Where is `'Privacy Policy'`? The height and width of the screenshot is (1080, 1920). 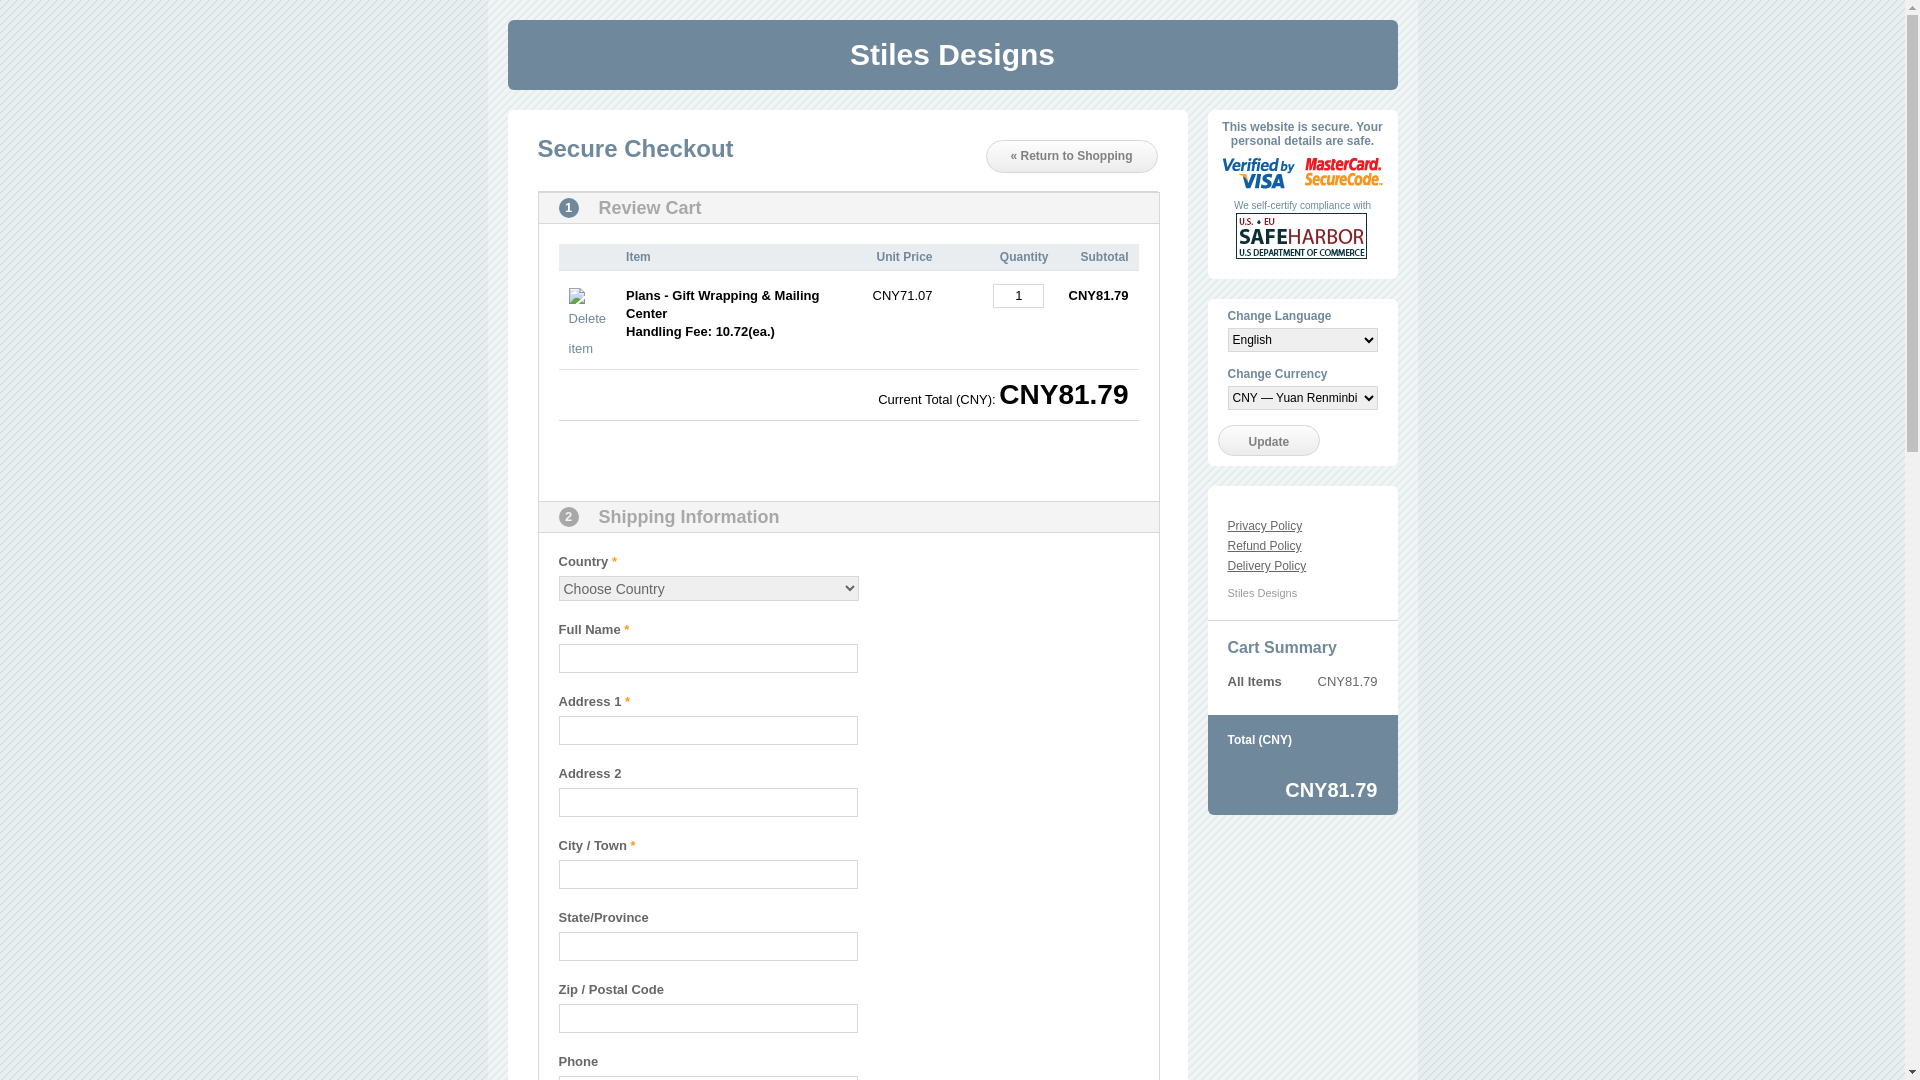
'Privacy Policy' is located at coordinates (1264, 524).